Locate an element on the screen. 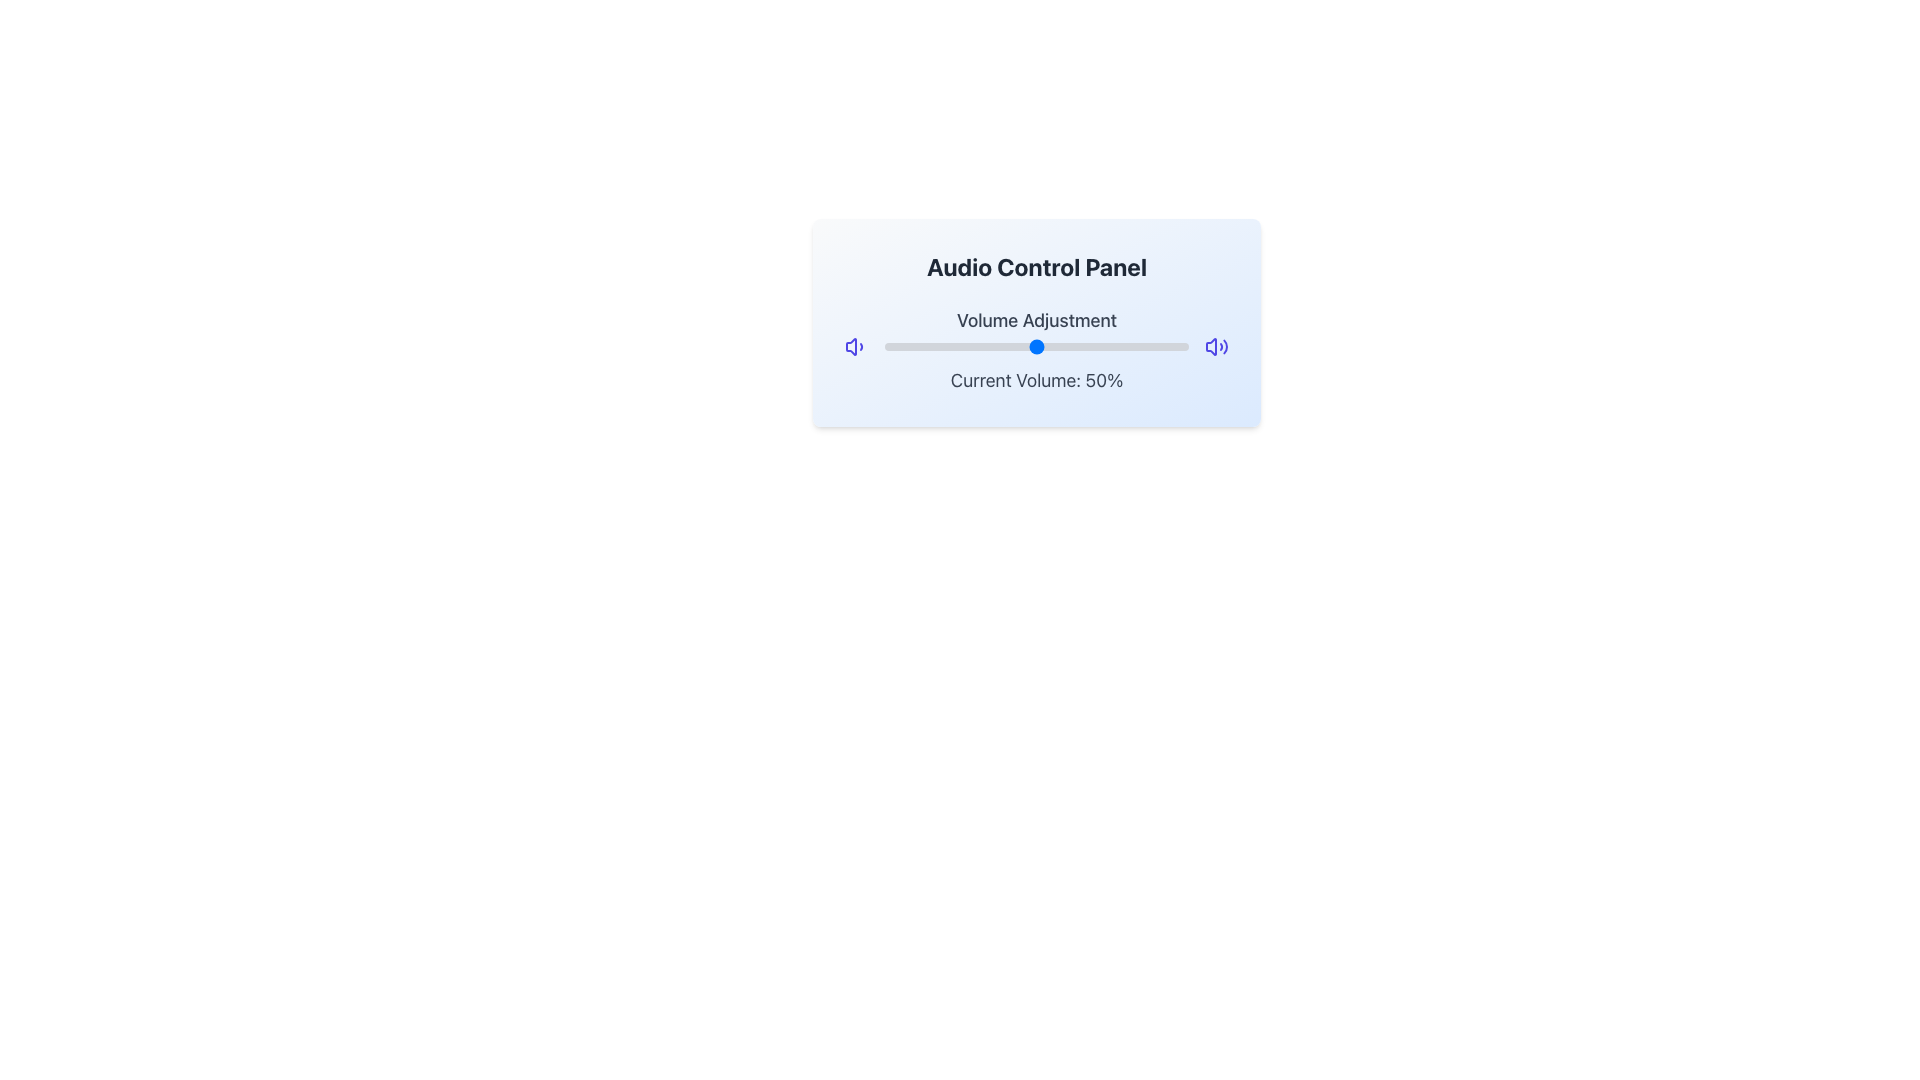  the volume is located at coordinates (883, 342).